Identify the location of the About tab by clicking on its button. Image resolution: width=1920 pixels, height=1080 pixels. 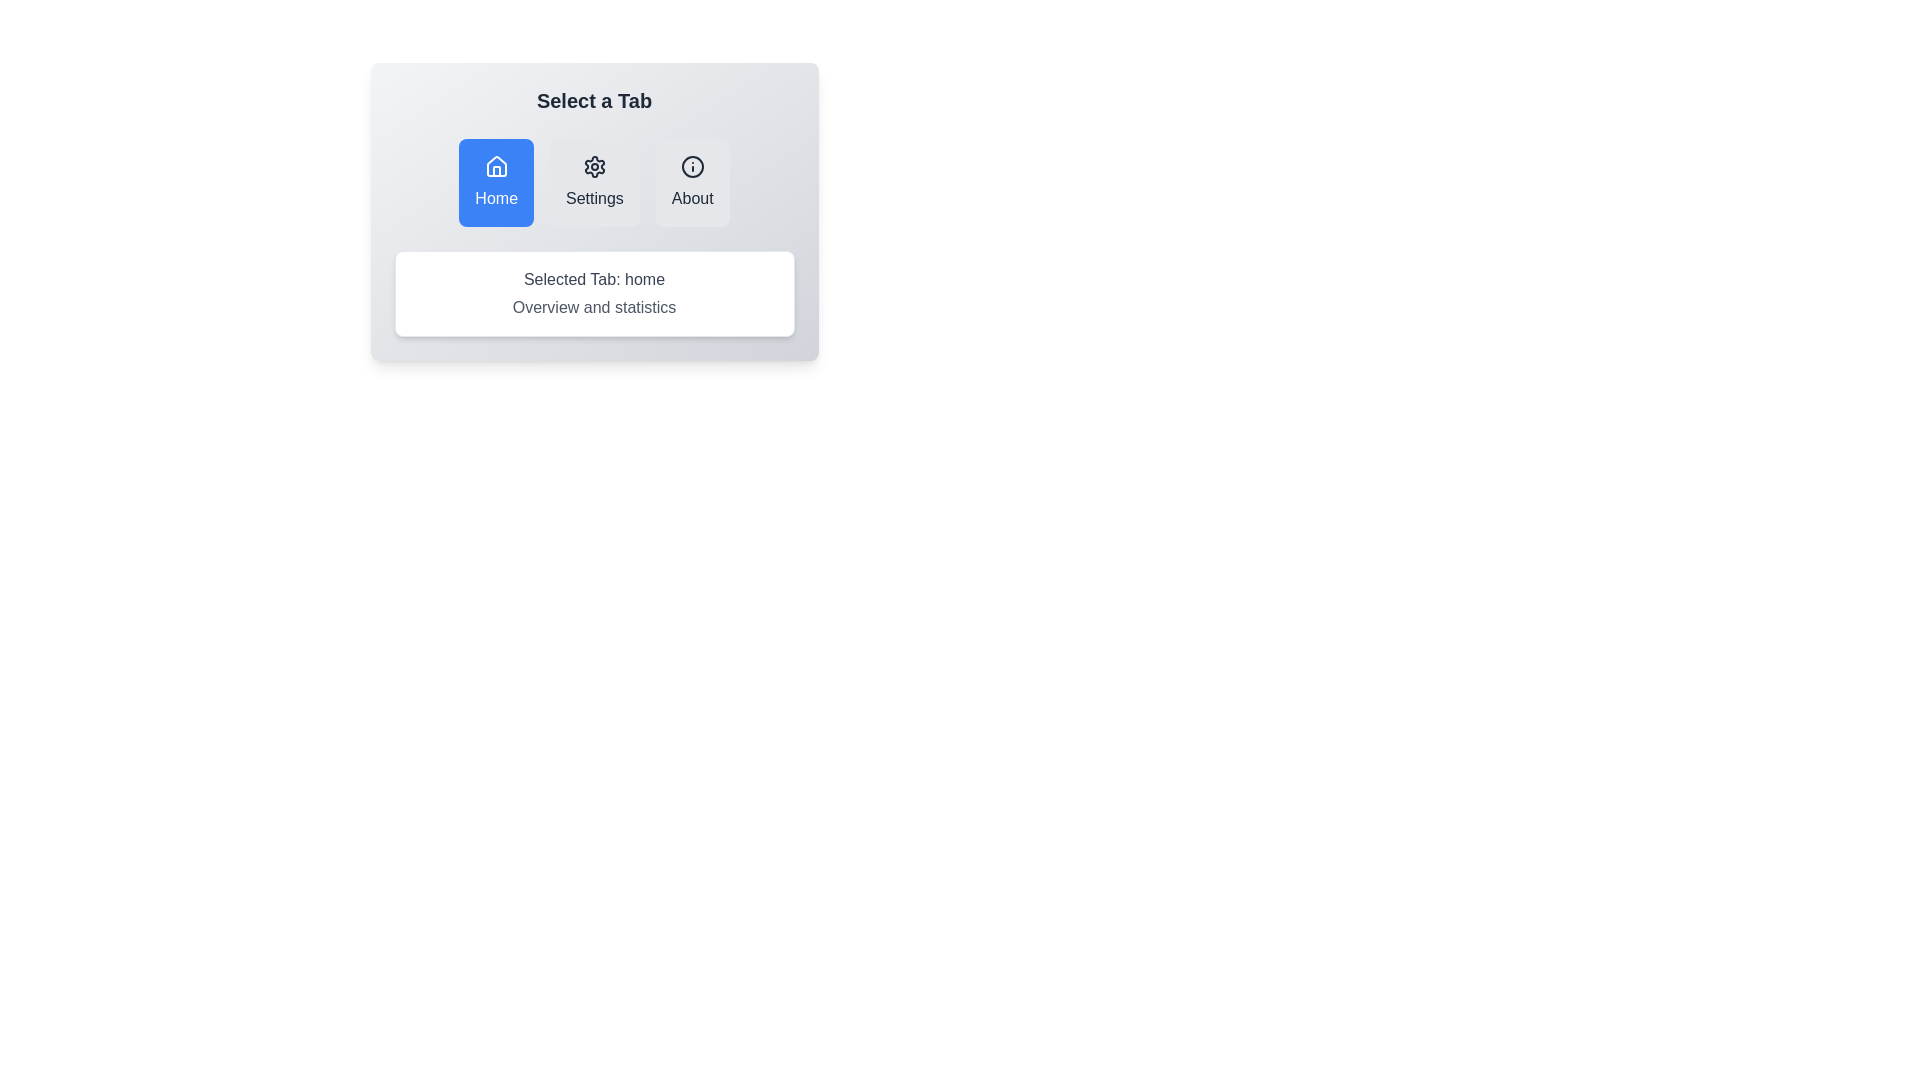
(692, 182).